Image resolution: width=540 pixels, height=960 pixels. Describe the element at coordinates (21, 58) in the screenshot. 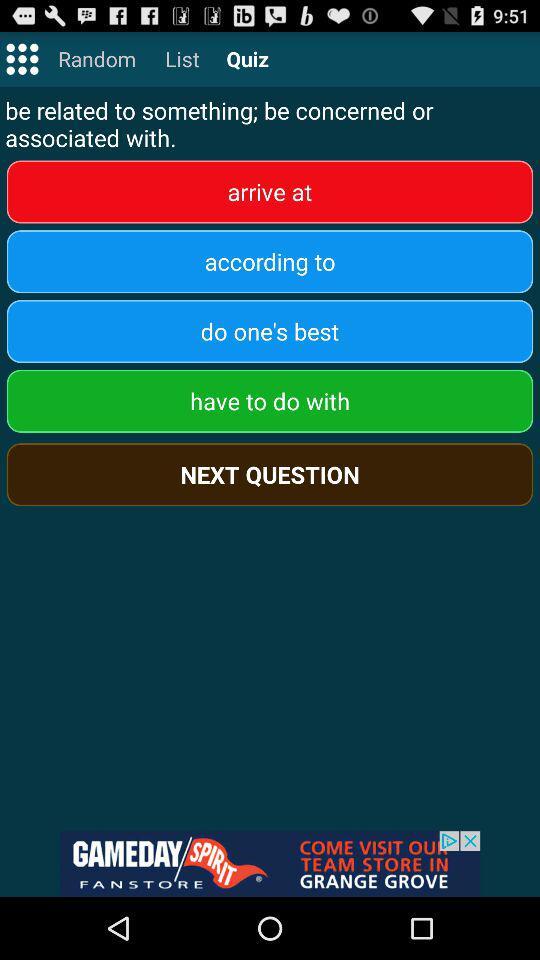

I see `main menu` at that location.